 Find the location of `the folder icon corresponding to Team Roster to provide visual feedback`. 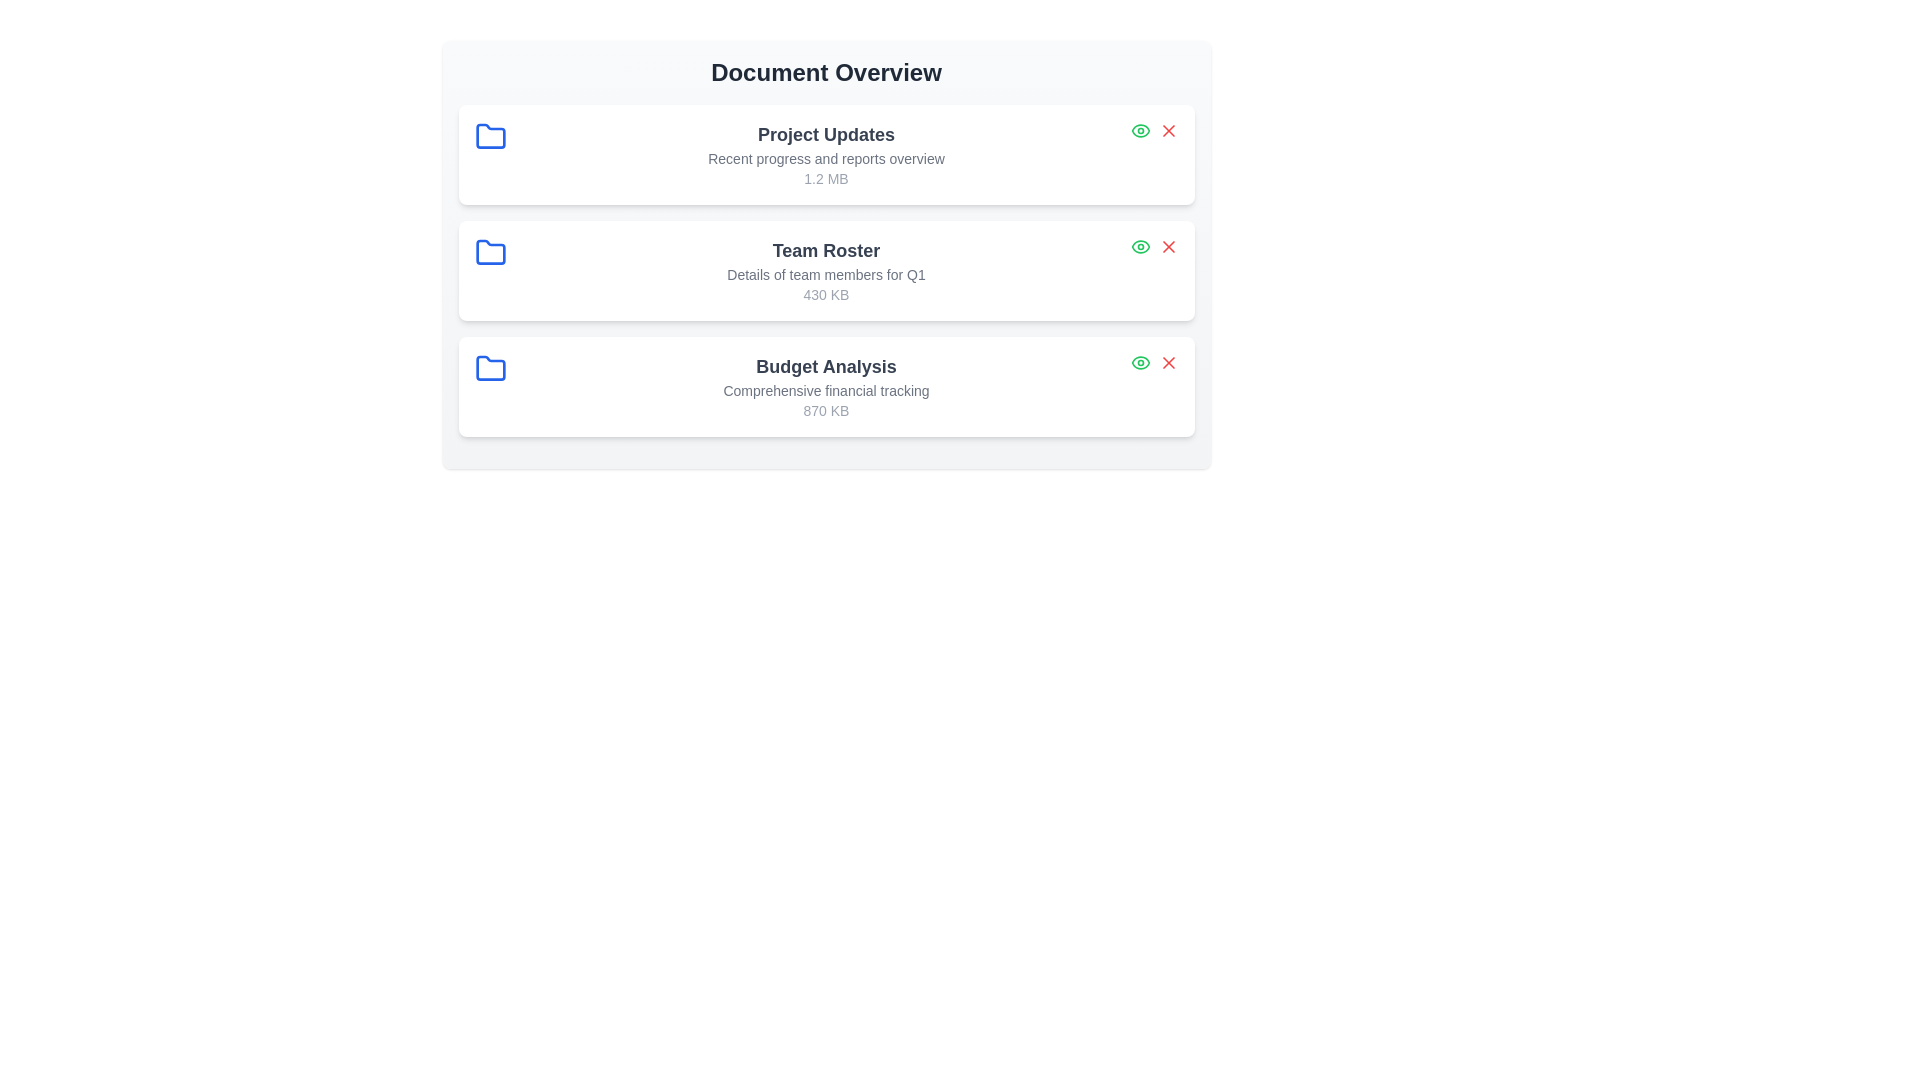

the folder icon corresponding to Team Roster to provide visual feedback is located at coordinates (490, 252).